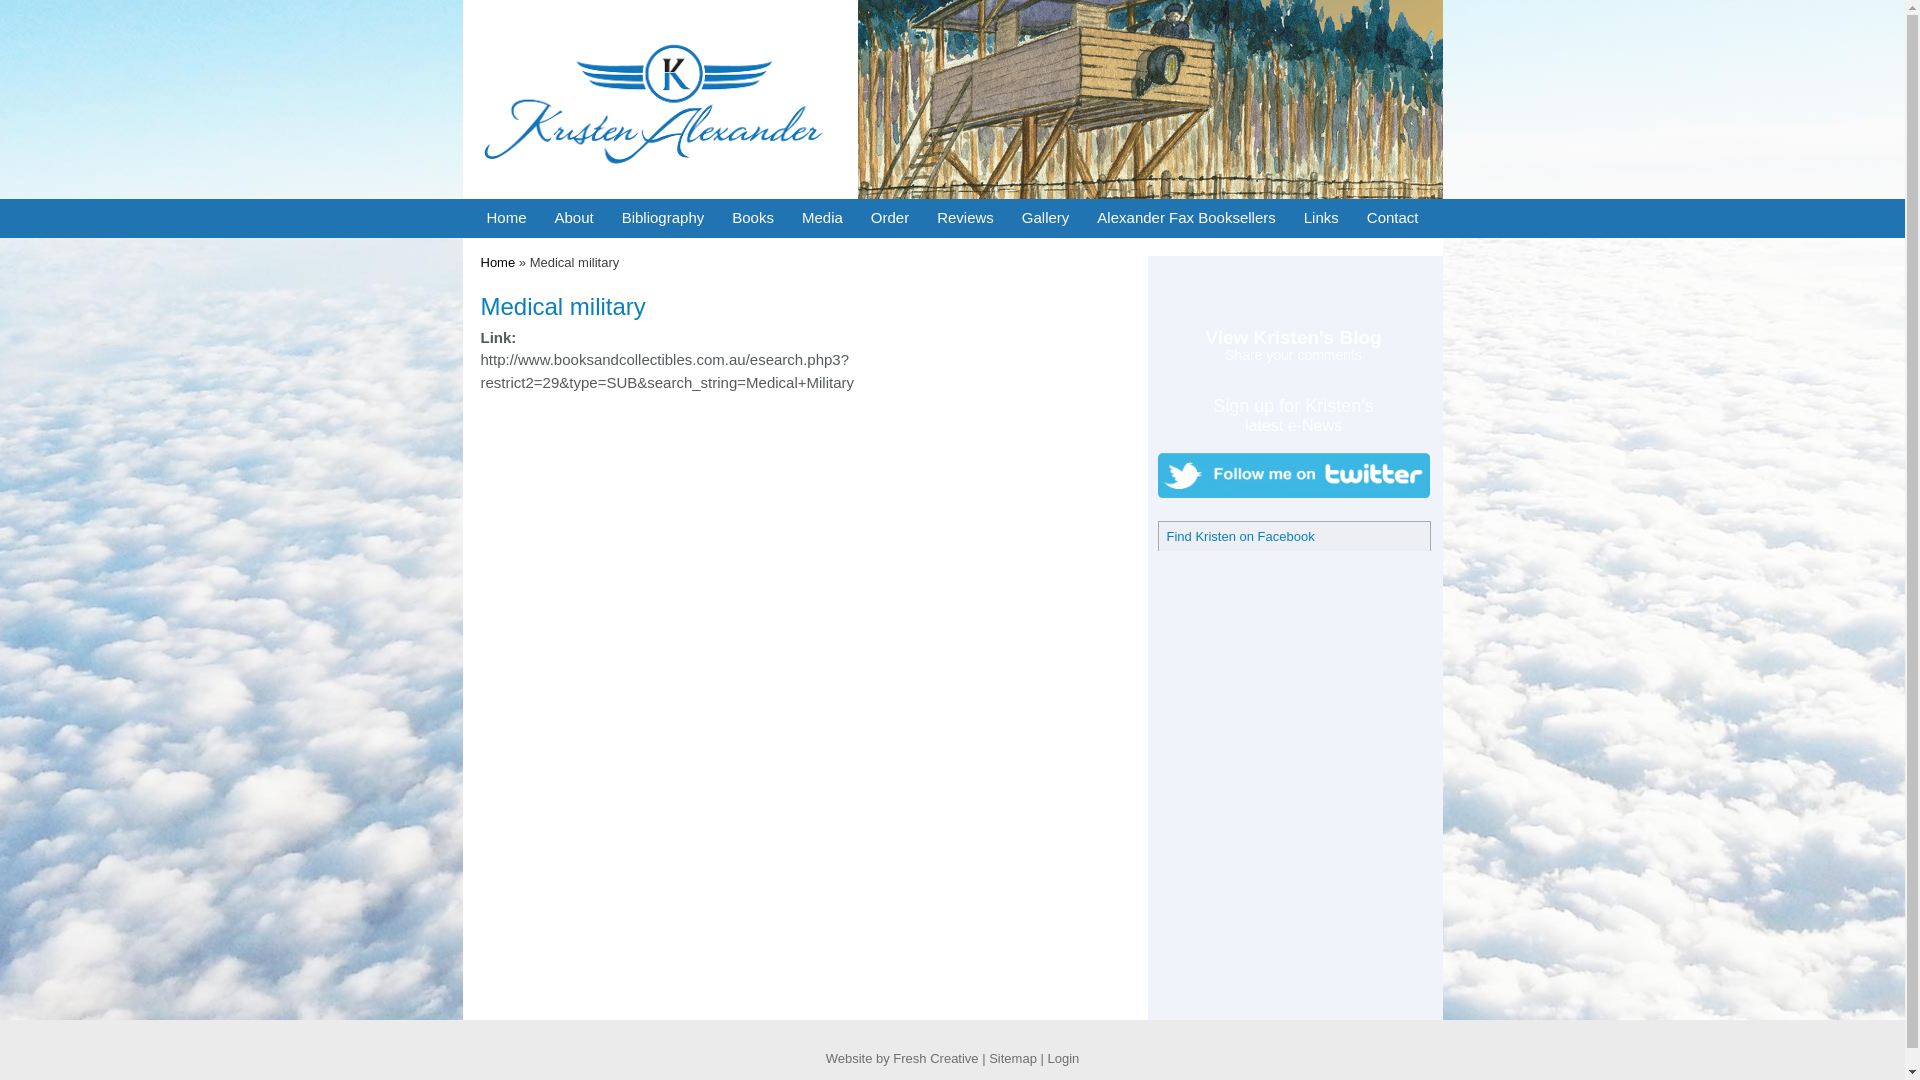 The height and width of the screenshot is (1080, 1920). I want to click on 'Bibliography', so click(663, 218).